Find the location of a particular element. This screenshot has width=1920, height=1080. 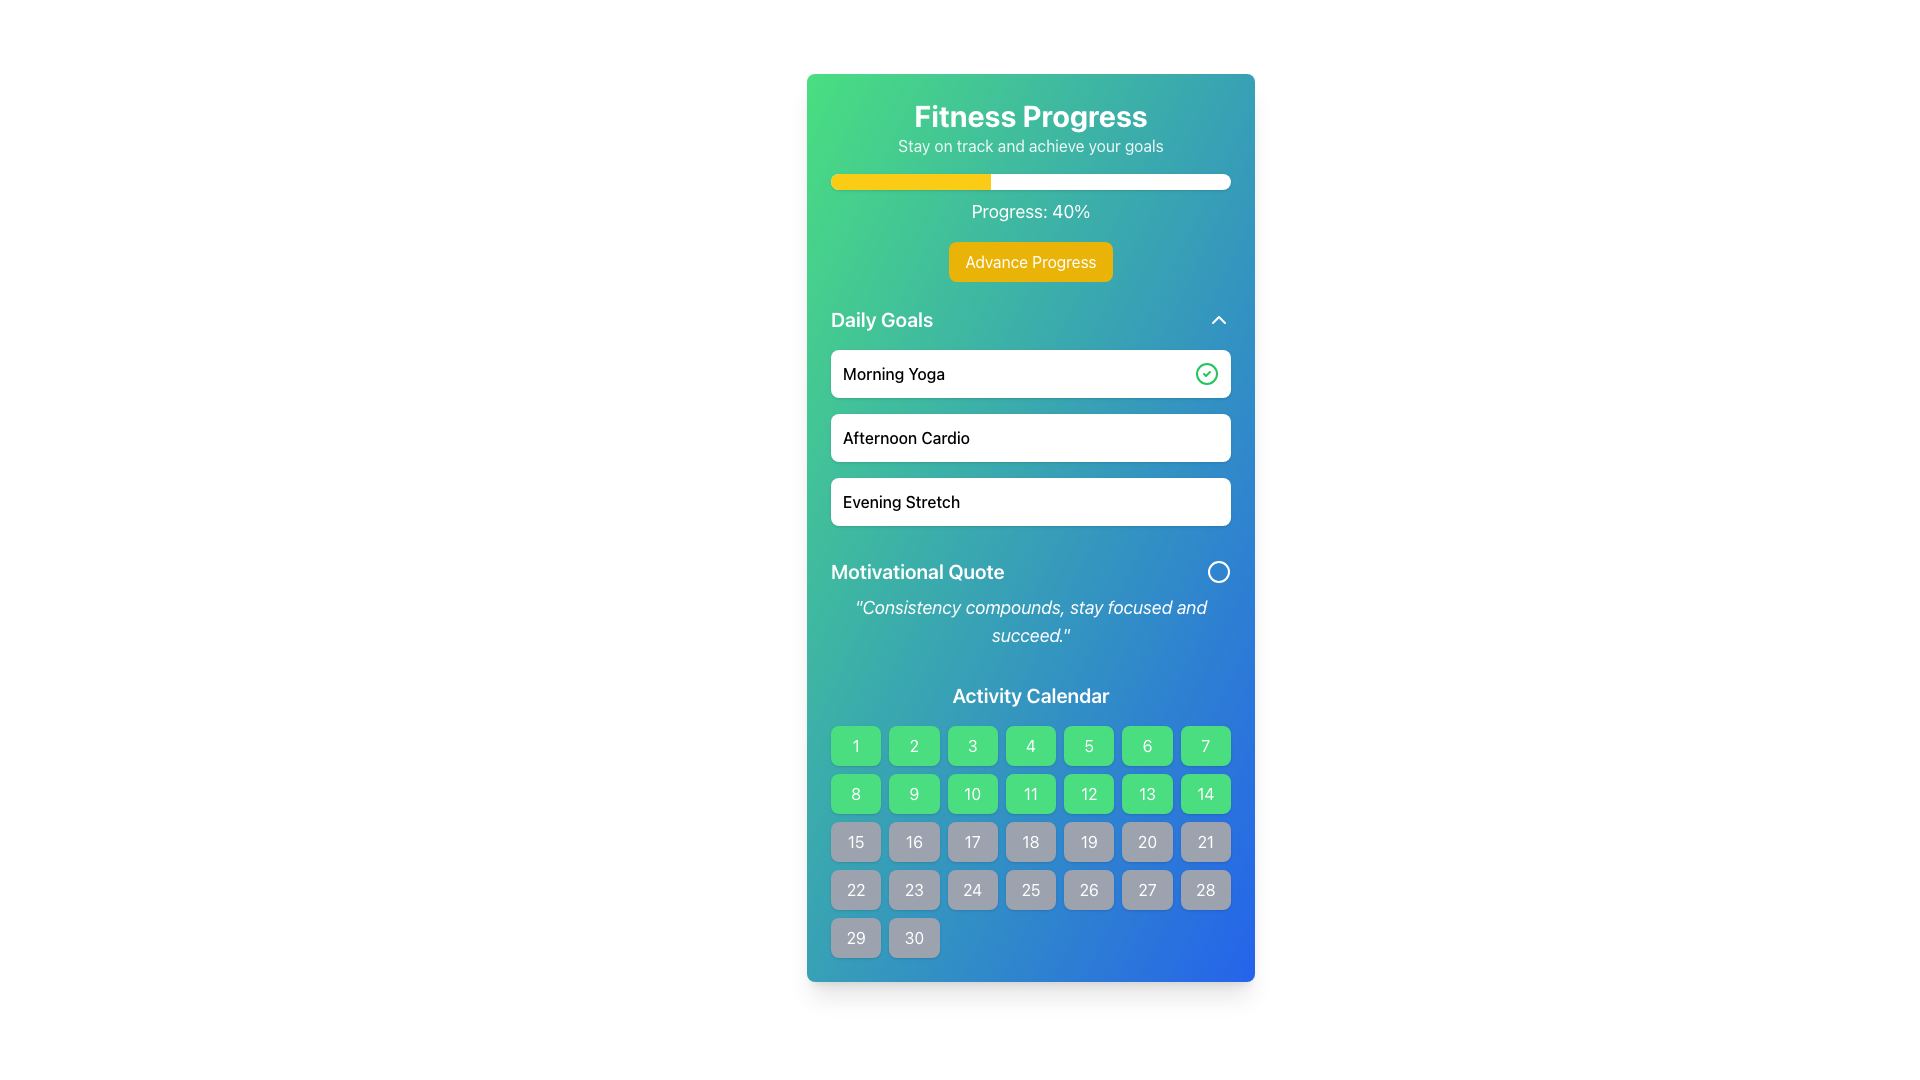

the rounded rectangular button displaying the number '28' in the calendar grid is located at coordinates (1204, 889).